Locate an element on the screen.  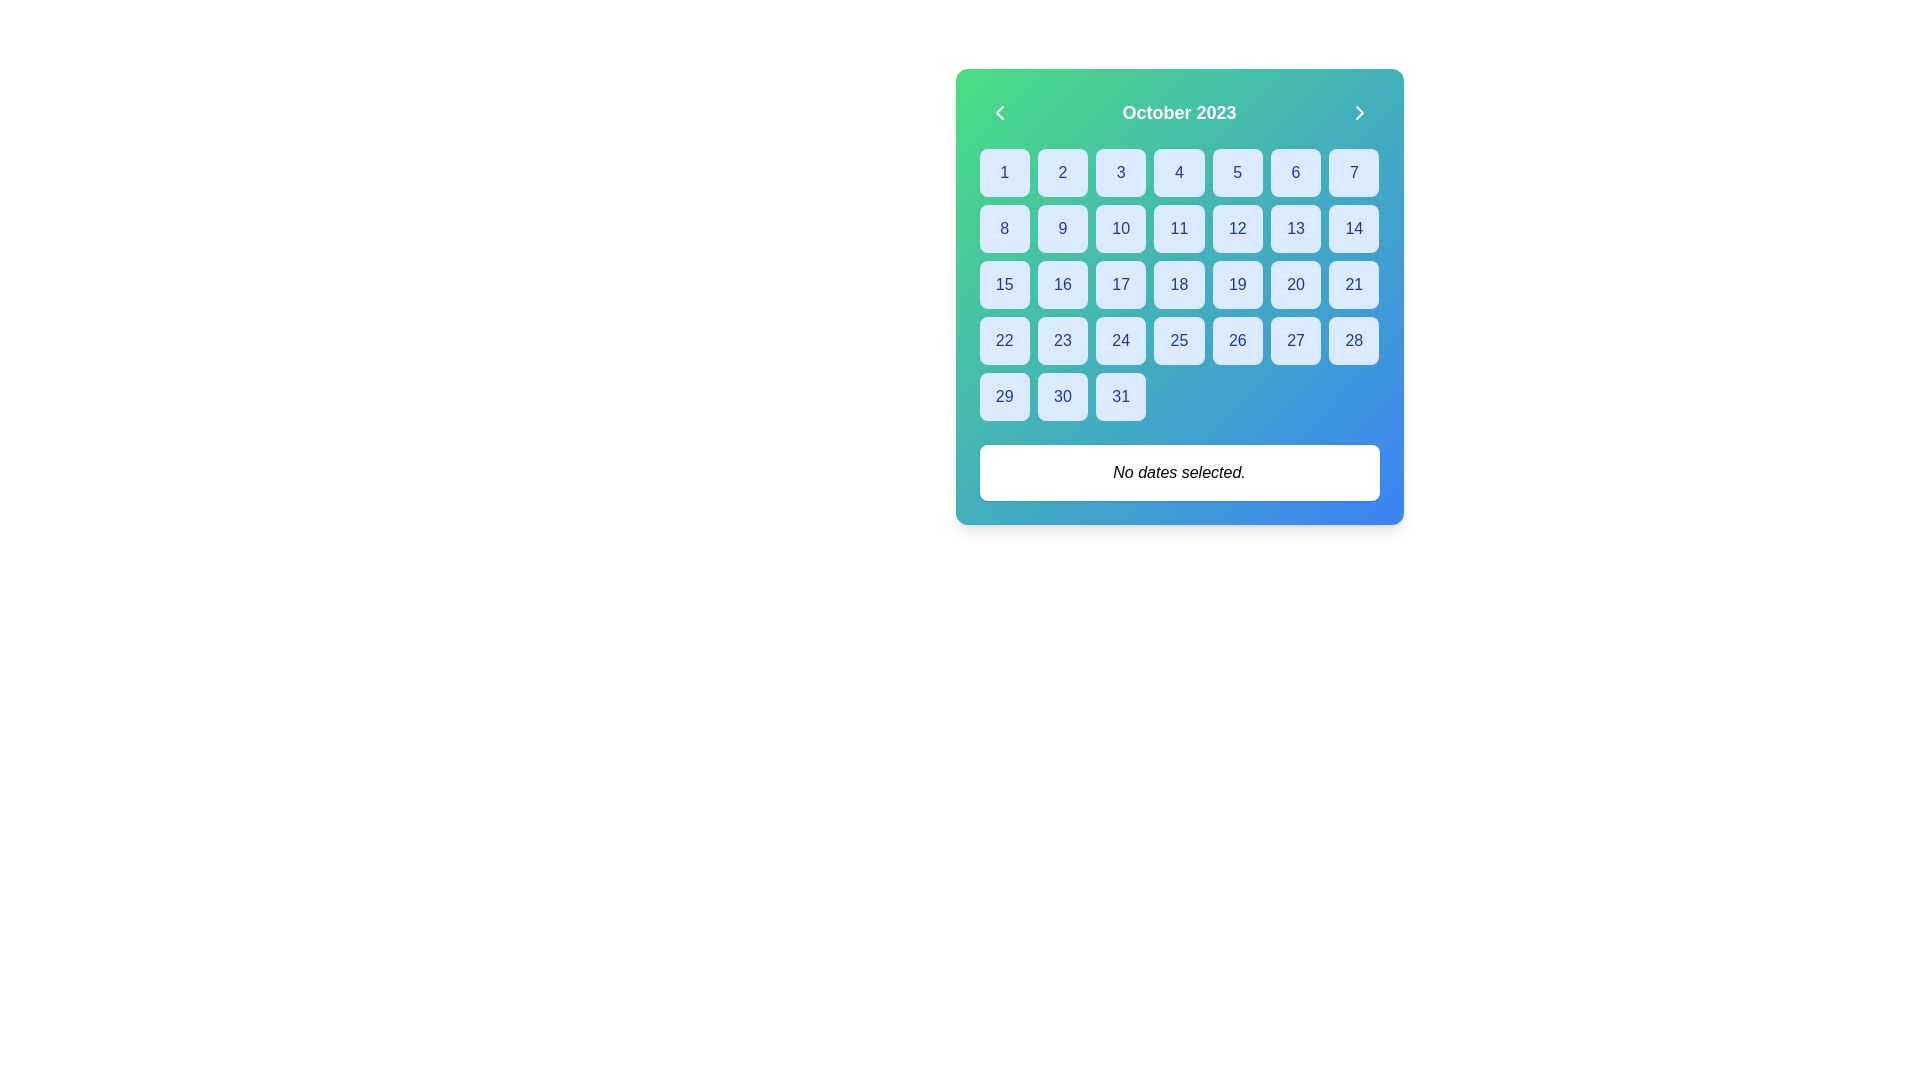
the calendar button displaying the date '13' with a darker blue background is located at coordinates (1296, 227).